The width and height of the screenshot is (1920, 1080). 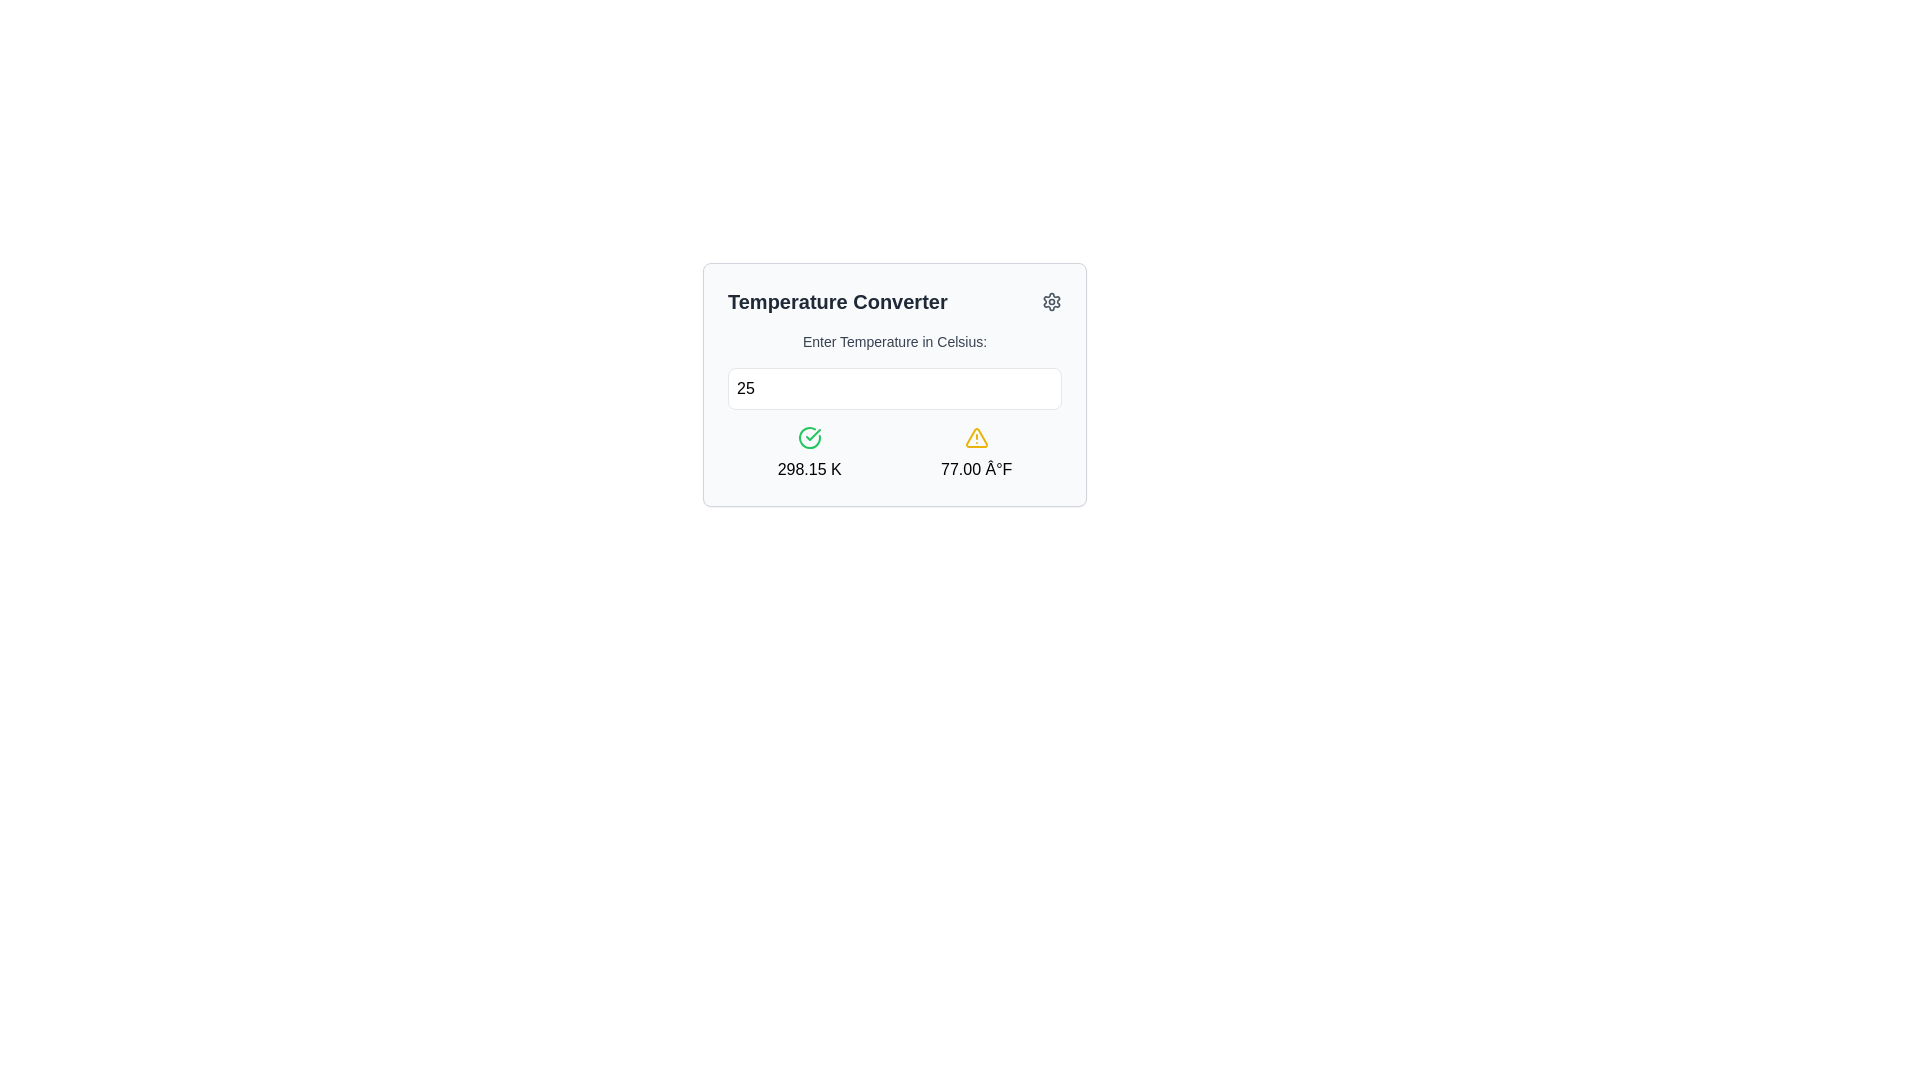 I want to click on the static text label that provides instructional text for the adjacent numeric input field for temperature in Celsius, located above the numeric input field, so click(x=893, y=341).